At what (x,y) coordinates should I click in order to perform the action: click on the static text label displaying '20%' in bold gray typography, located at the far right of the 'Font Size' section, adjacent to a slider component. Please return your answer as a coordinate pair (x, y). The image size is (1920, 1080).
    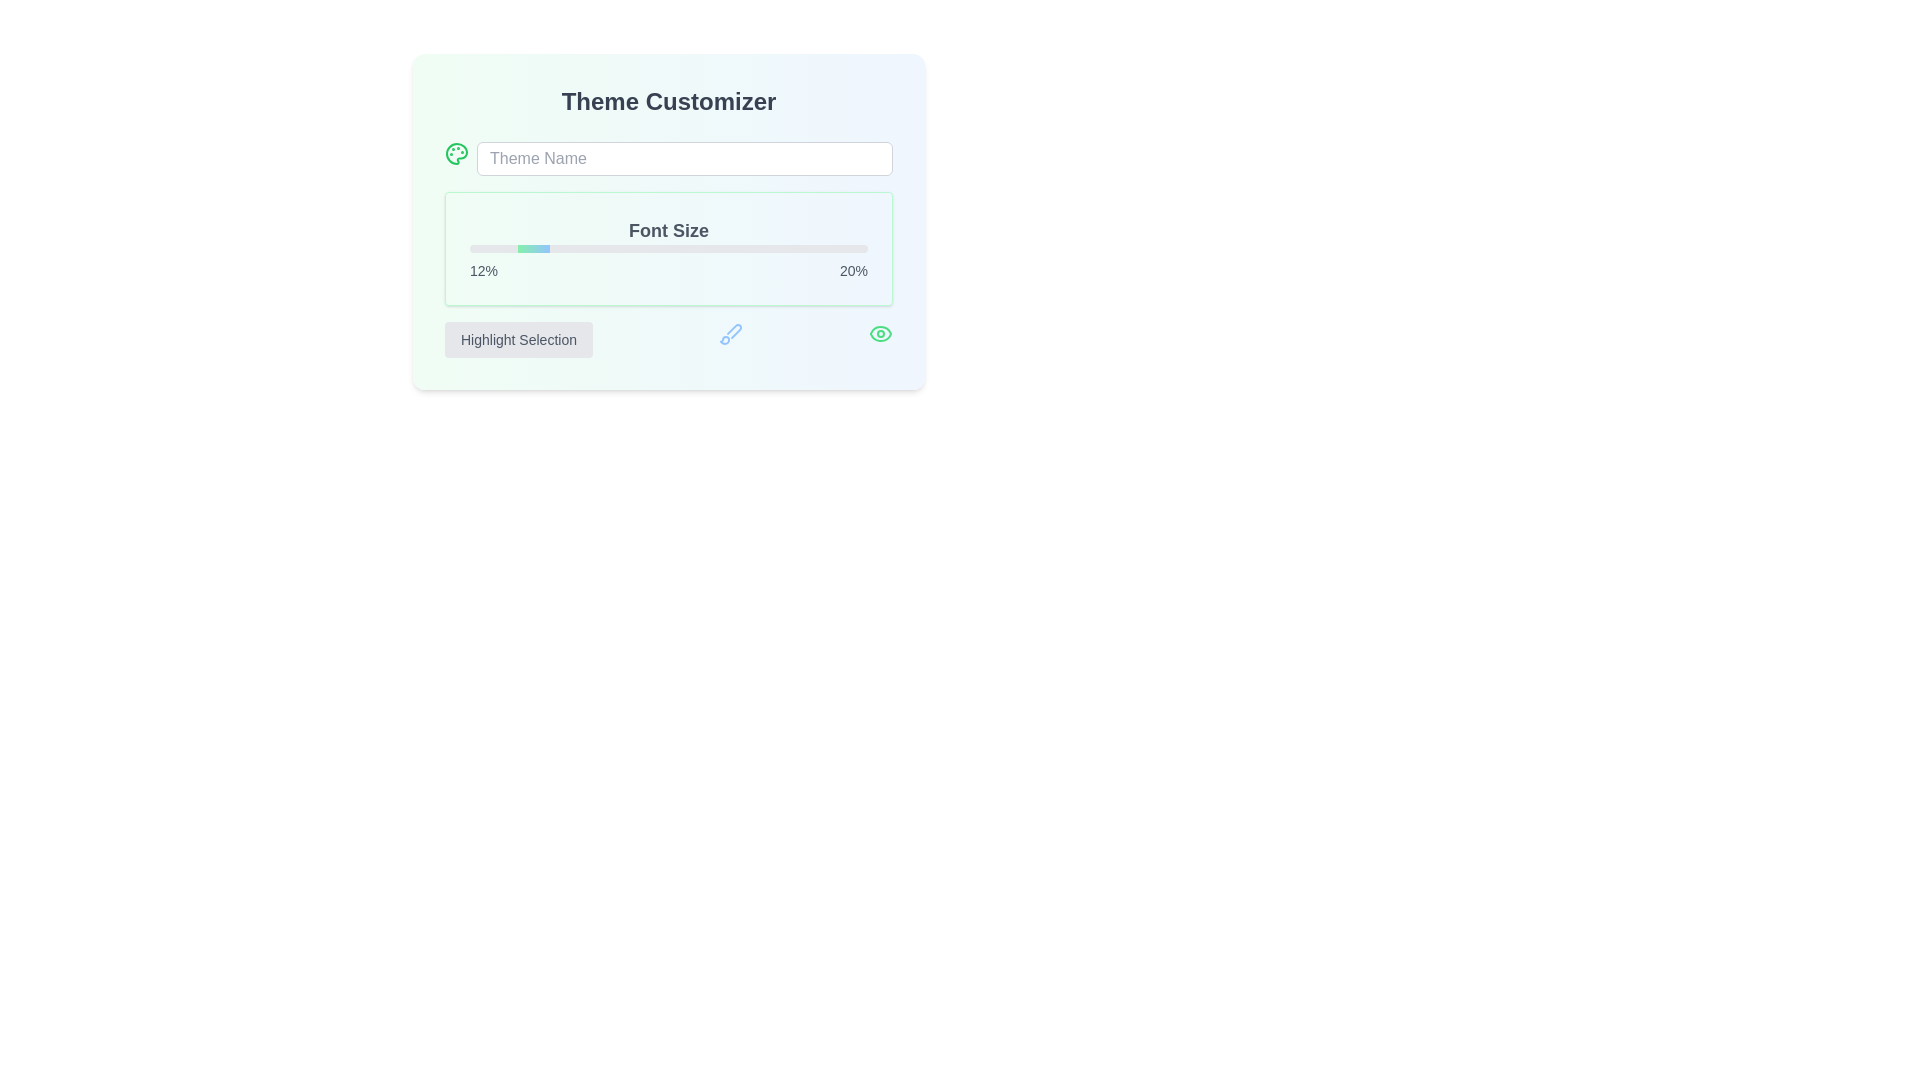
    Looking at the image, I should click on (854, 270).